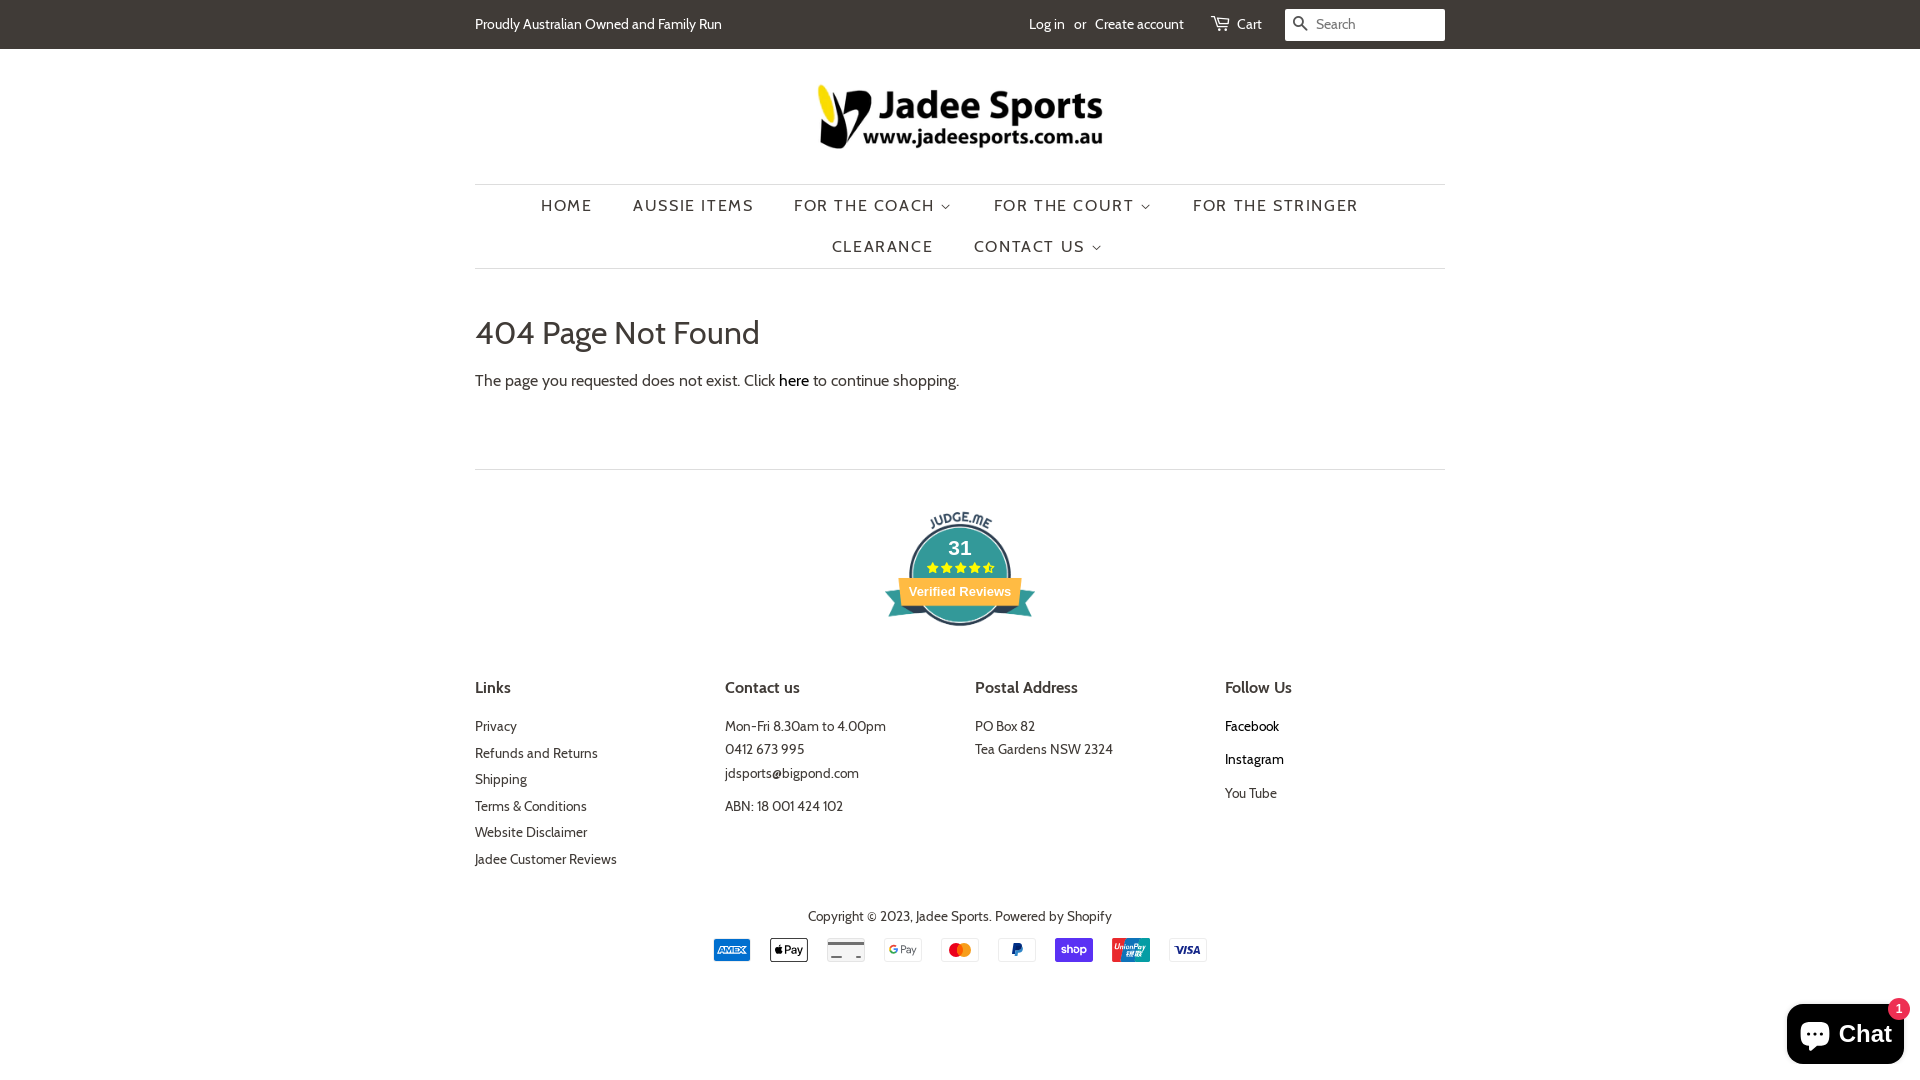 The image size is (1920, 1080). I want to click on 'Powered by Shopify', so click(994, 915).